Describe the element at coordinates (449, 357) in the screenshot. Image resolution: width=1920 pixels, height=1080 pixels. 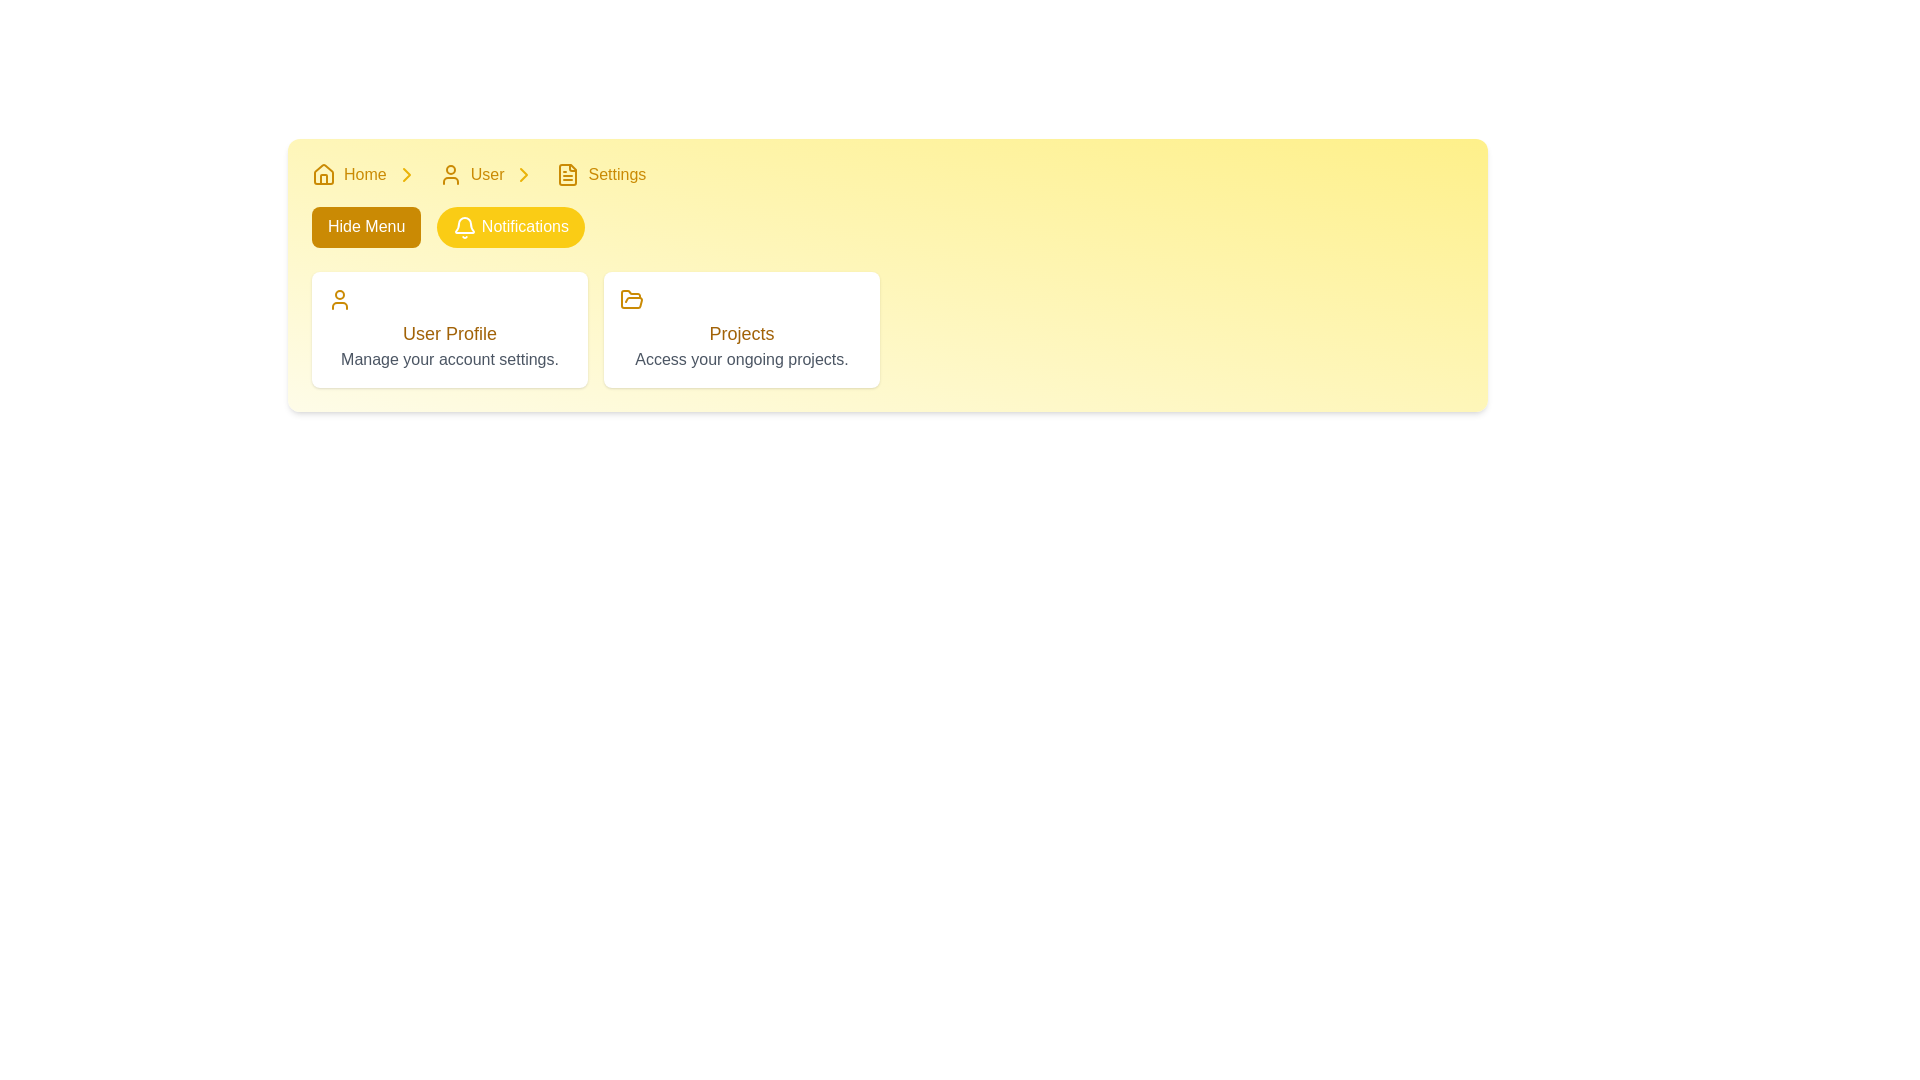
I see `text label 'Manage your account settings.' located beneath the heading 'User Profile' in the left section of the interface` at that location.